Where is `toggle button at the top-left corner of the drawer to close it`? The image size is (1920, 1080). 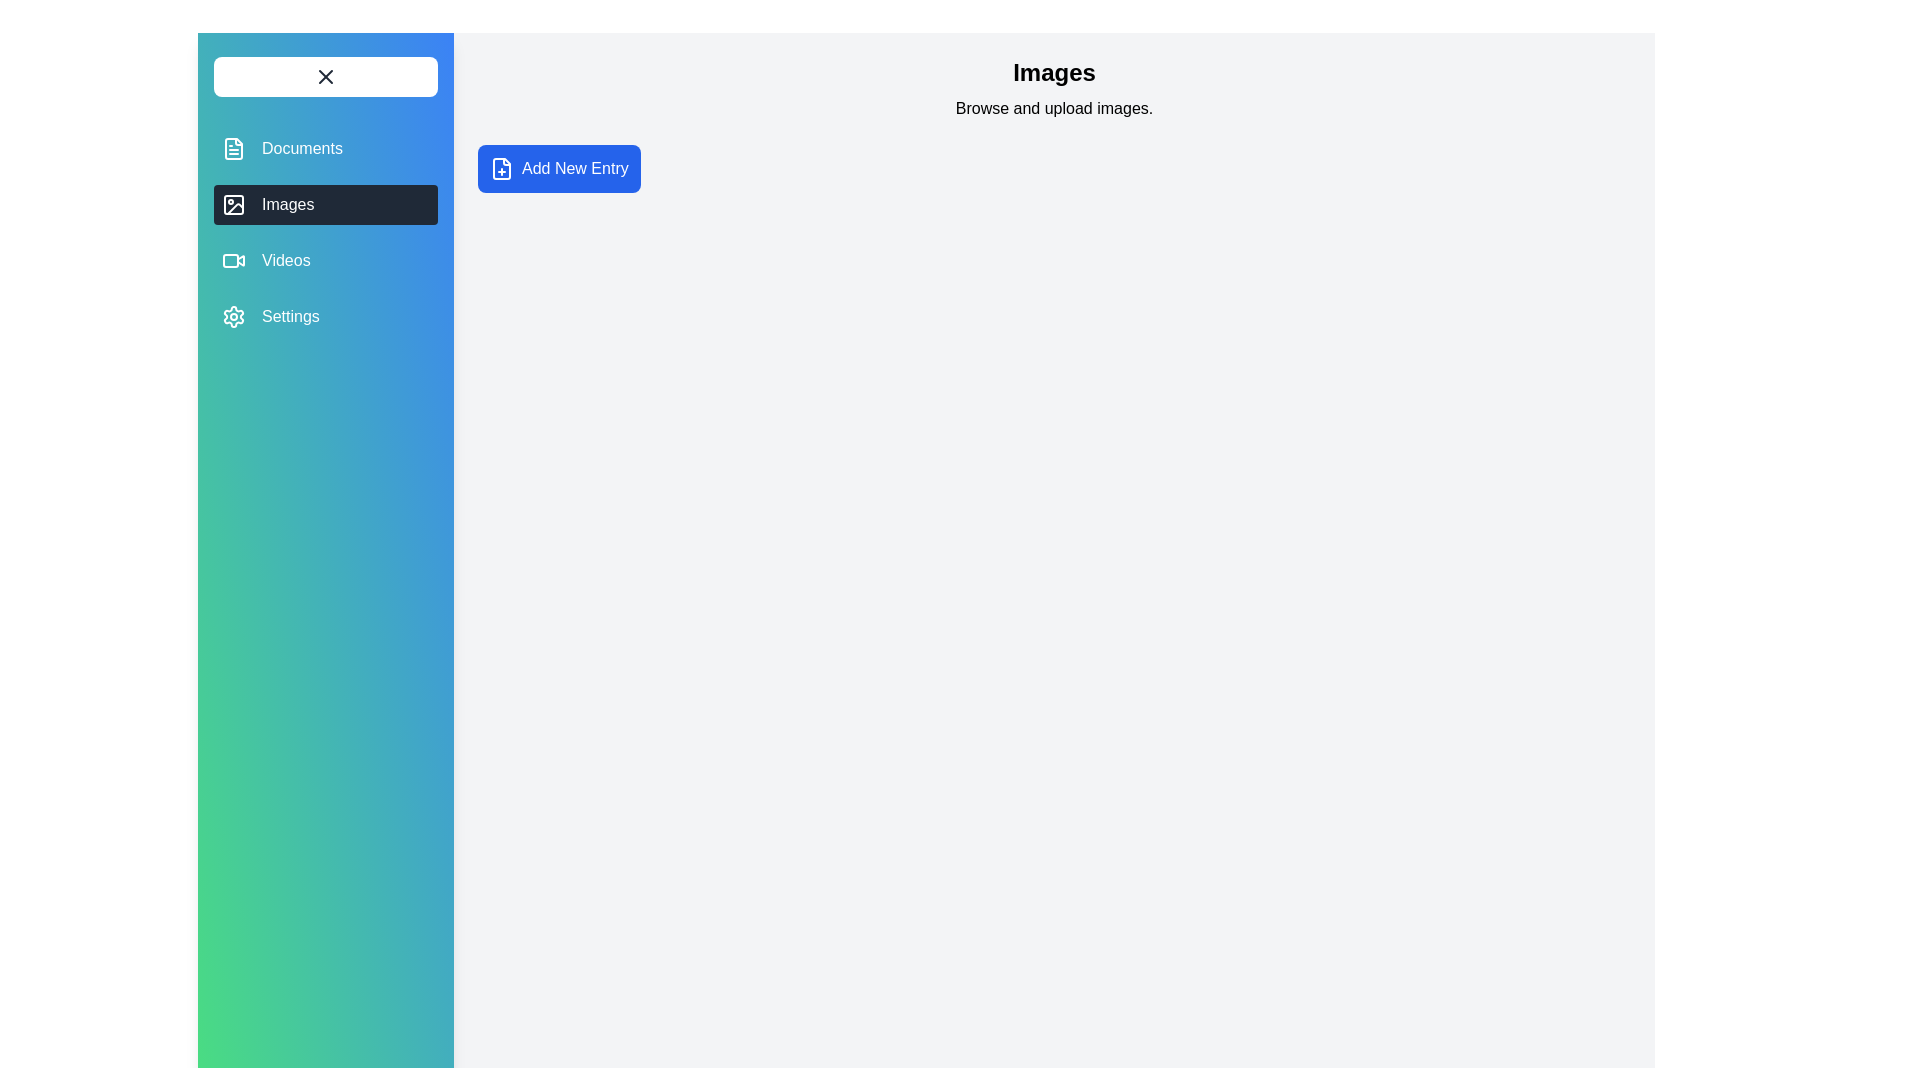 toggle button at the top-left corner of the drawer to close it is located at coordinates (326, 76).